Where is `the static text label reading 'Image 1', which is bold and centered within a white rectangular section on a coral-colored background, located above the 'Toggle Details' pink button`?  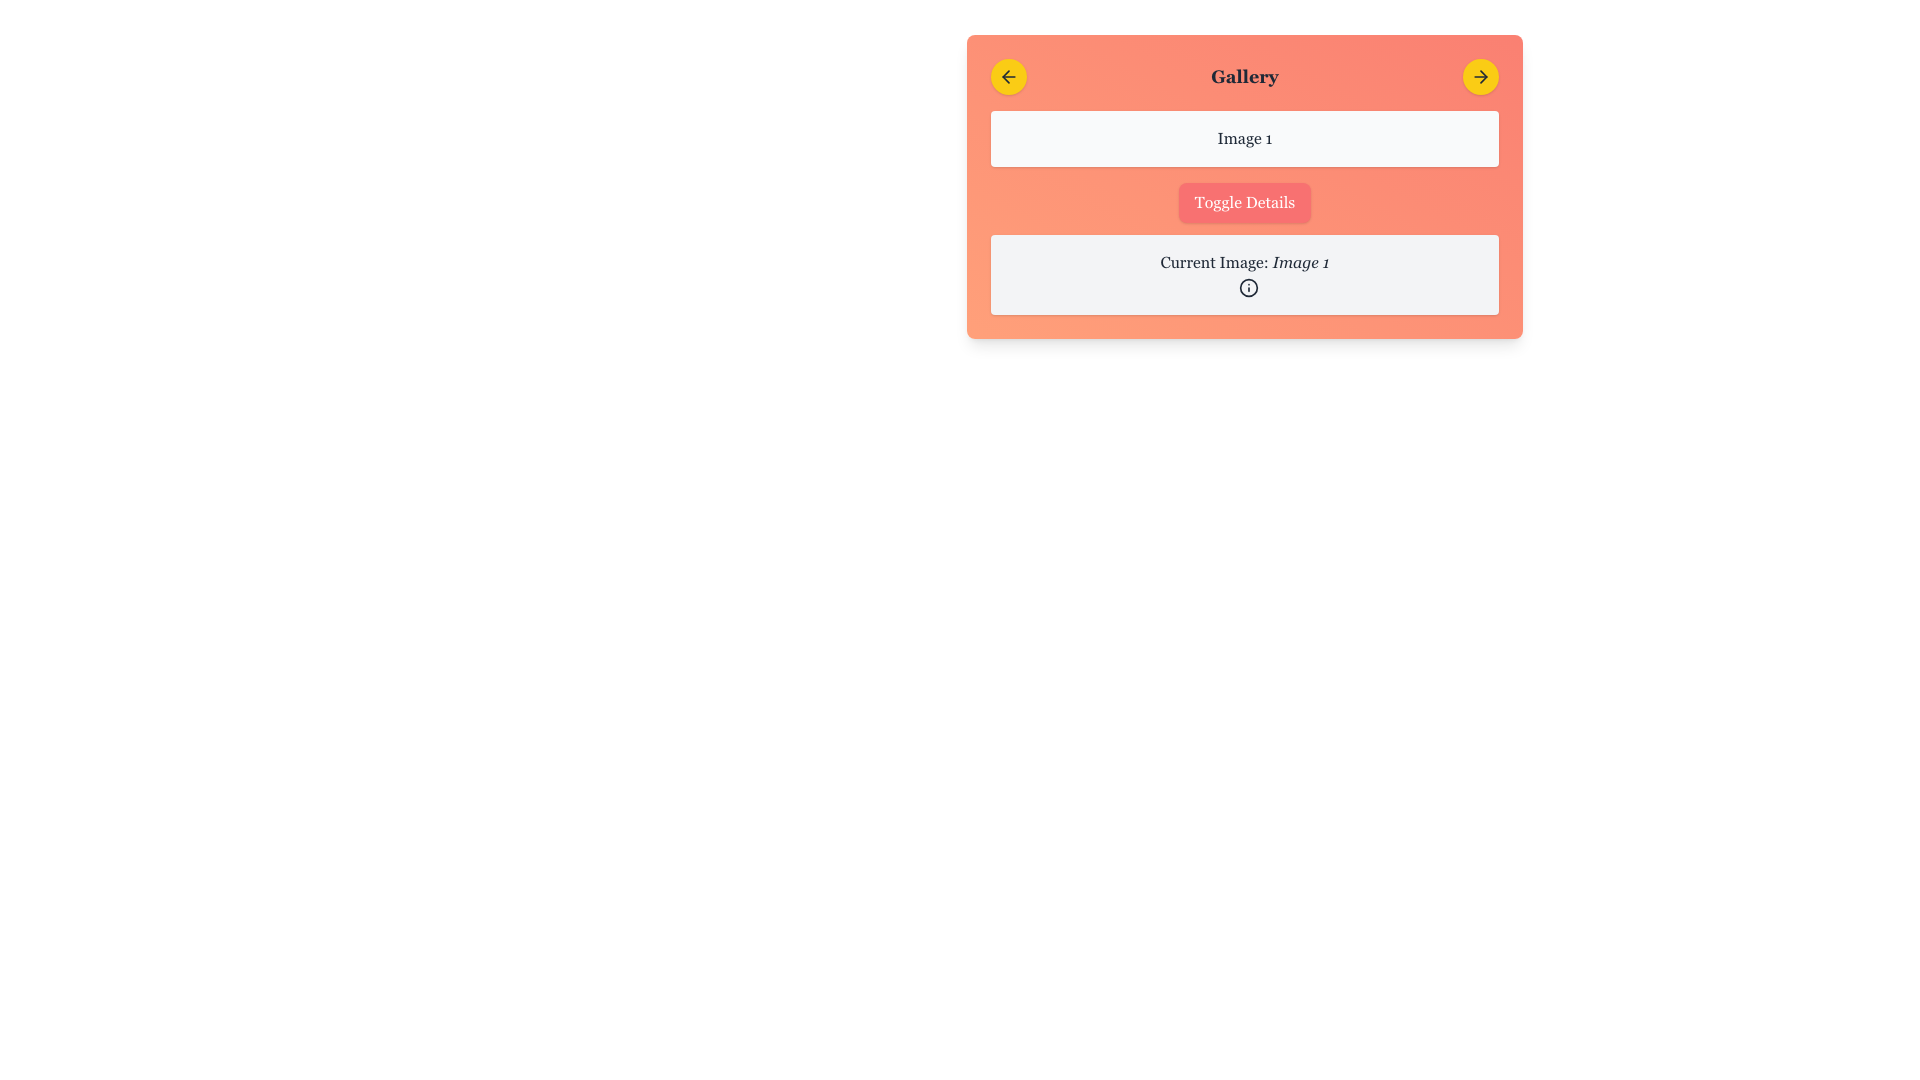
the static text label reading 'Image 1', which is bold and centered within a white rectangular section on a coral-colored background, located above the 'Toggle Details' pink button is located at coordinates (1243, 137).